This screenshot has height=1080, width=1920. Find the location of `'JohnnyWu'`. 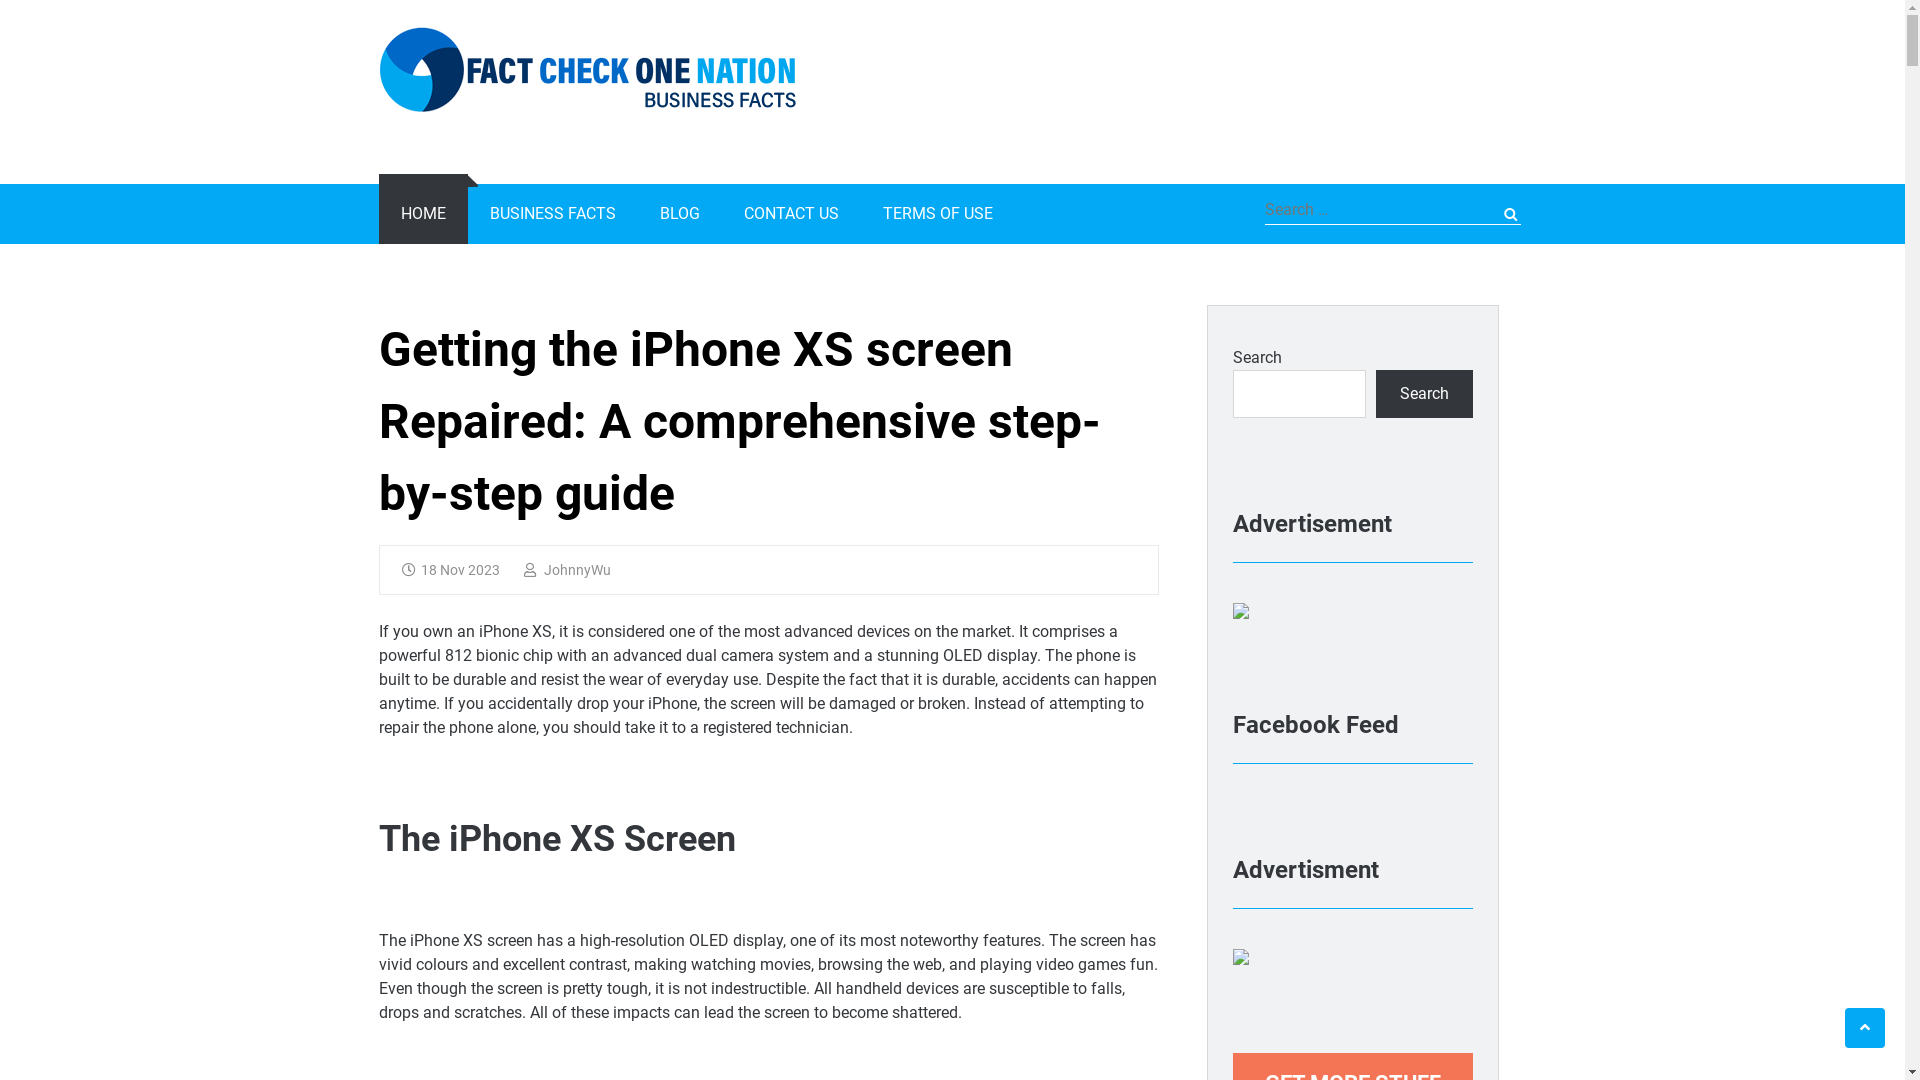

'JohnnyWu' is located at coordinates (566, 570).